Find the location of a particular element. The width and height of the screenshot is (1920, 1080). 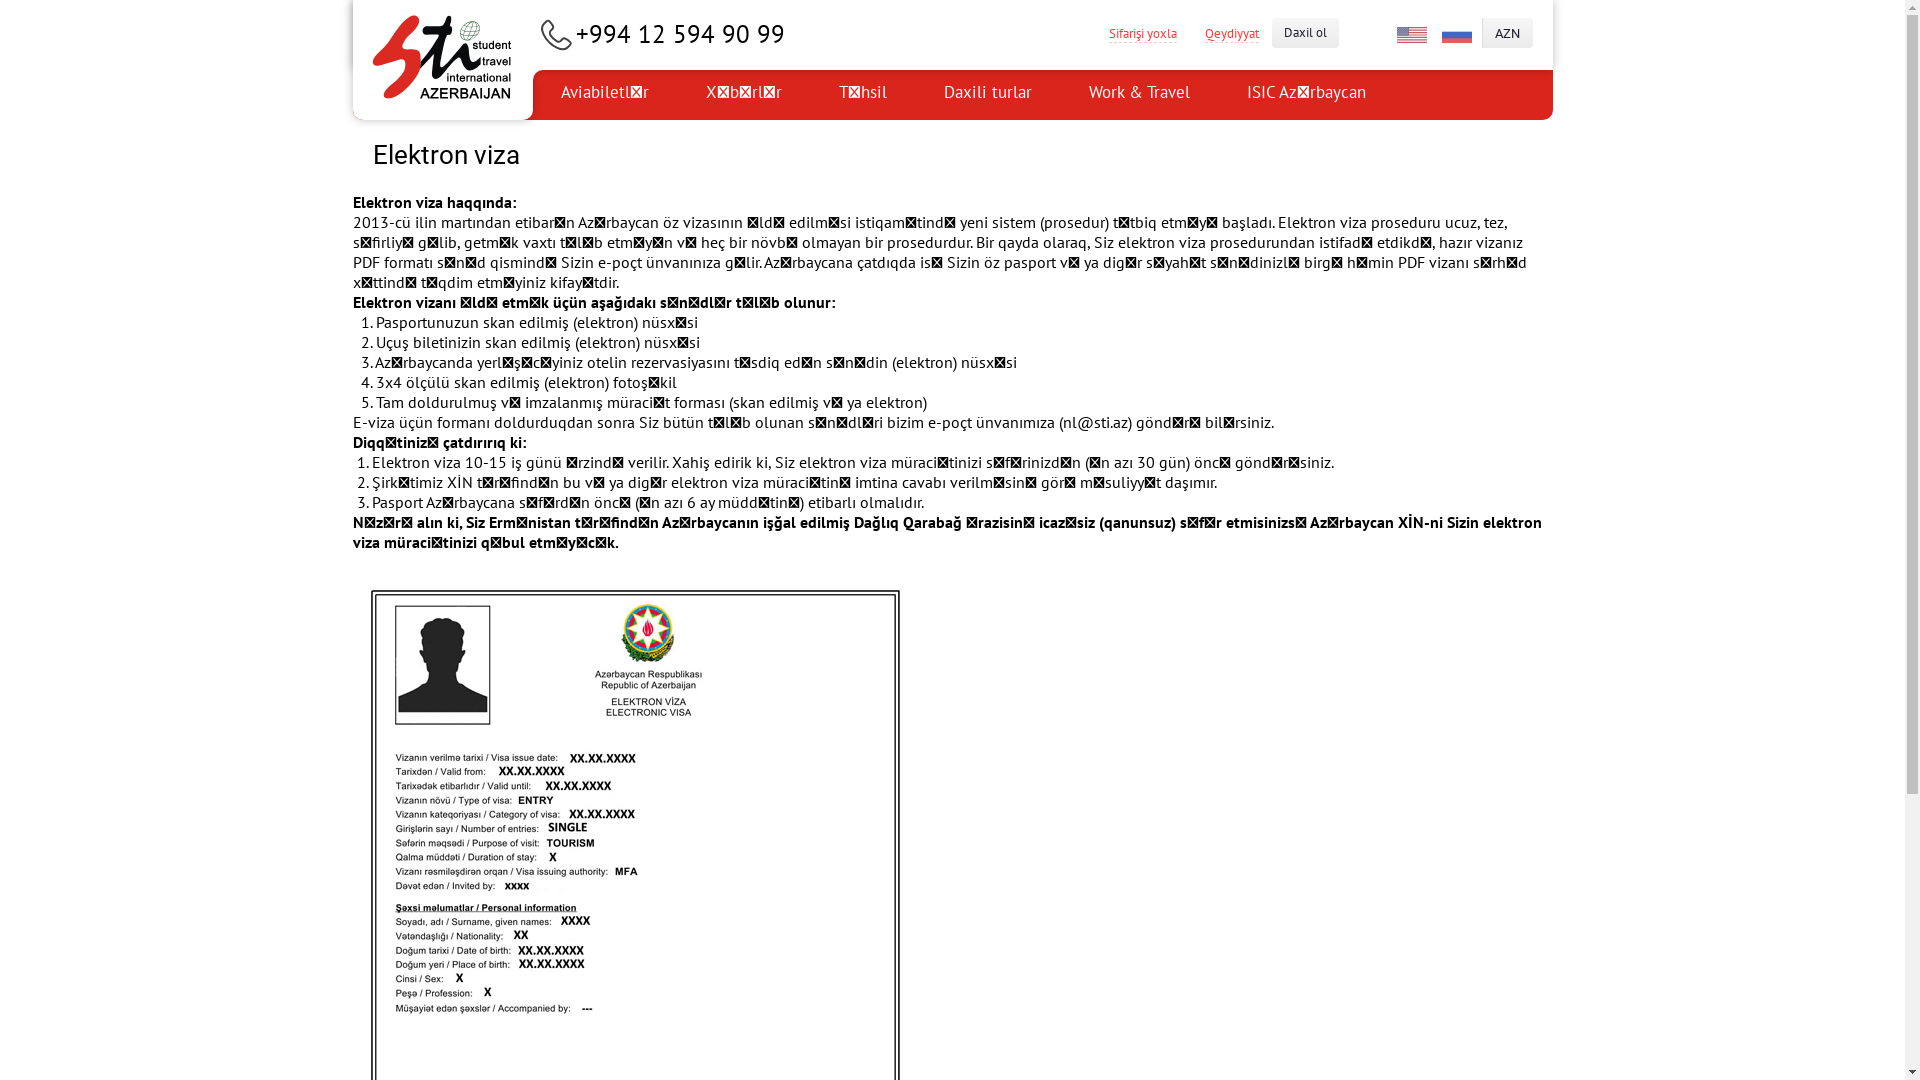

'Work & Travel' is located at coordinates (1060, 95).